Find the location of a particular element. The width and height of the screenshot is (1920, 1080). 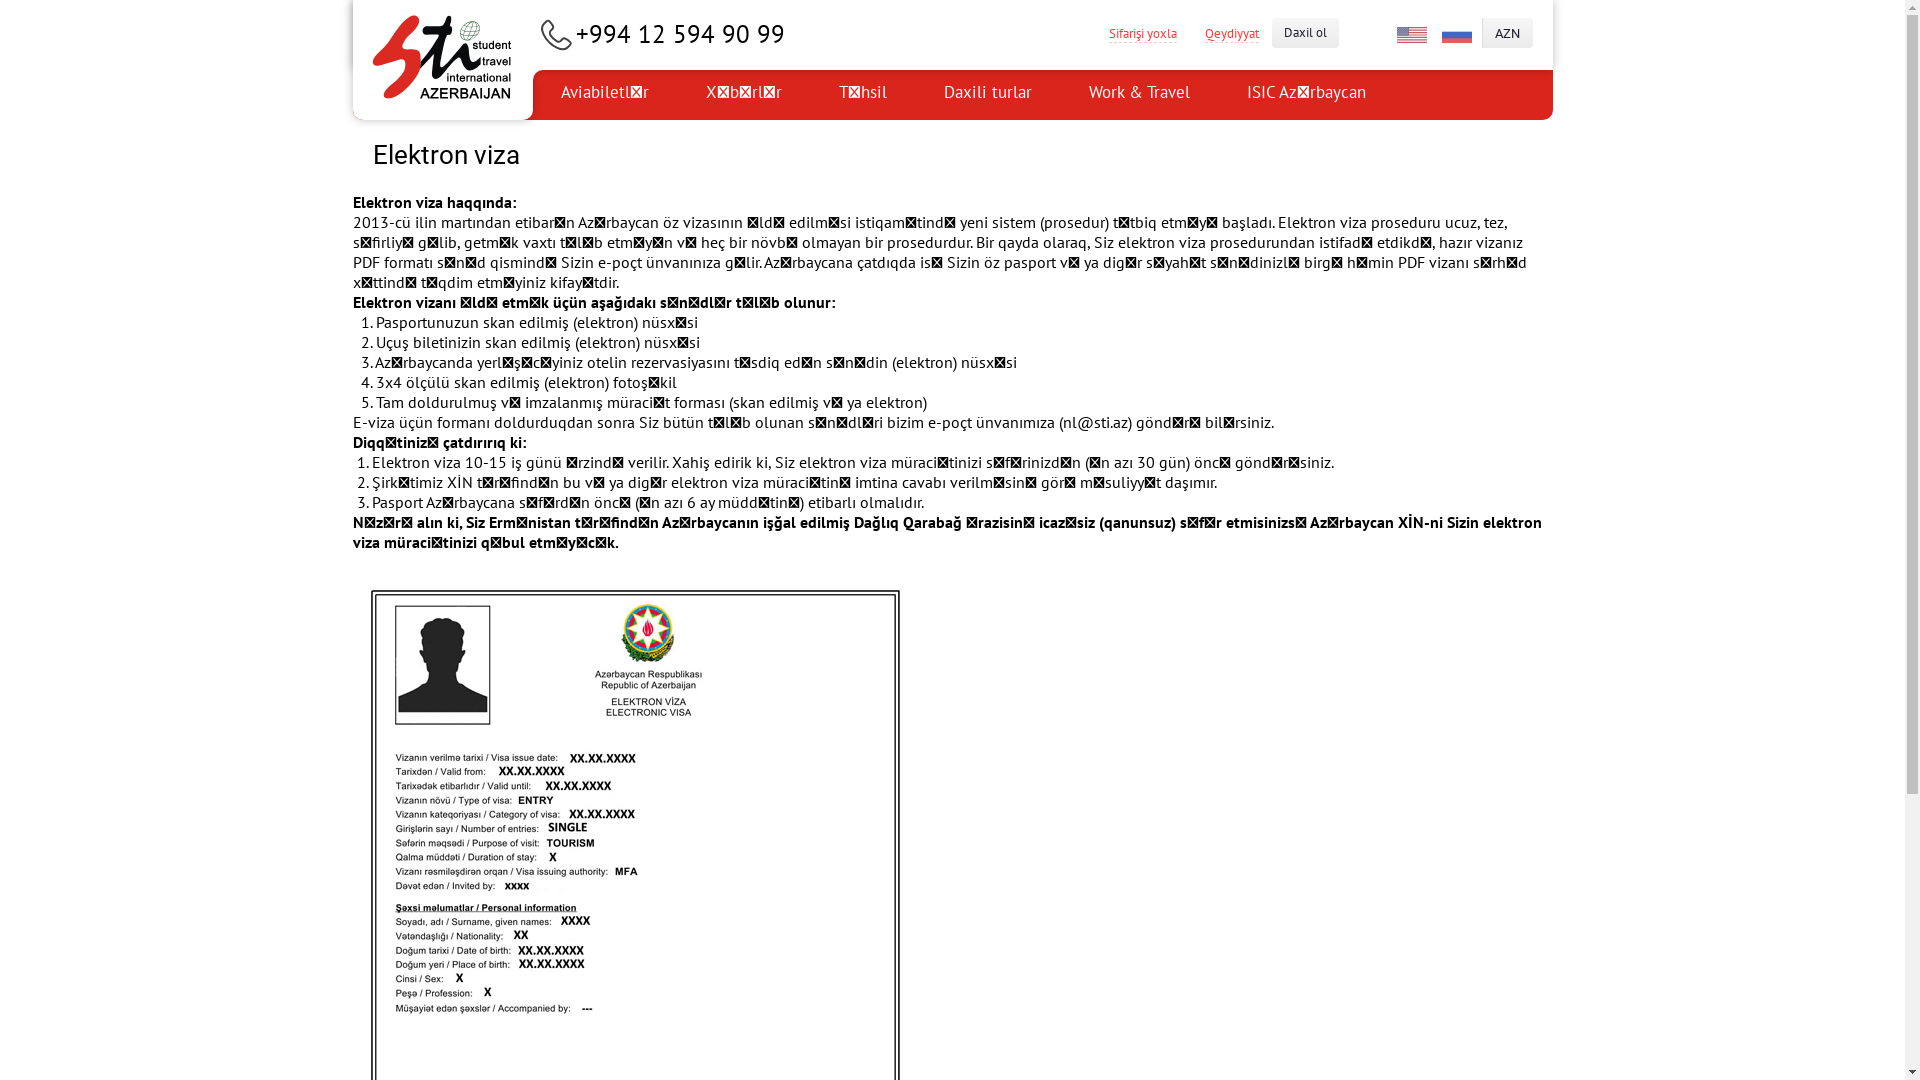

'Work & Travel' is located at coordinates (1060, 95).